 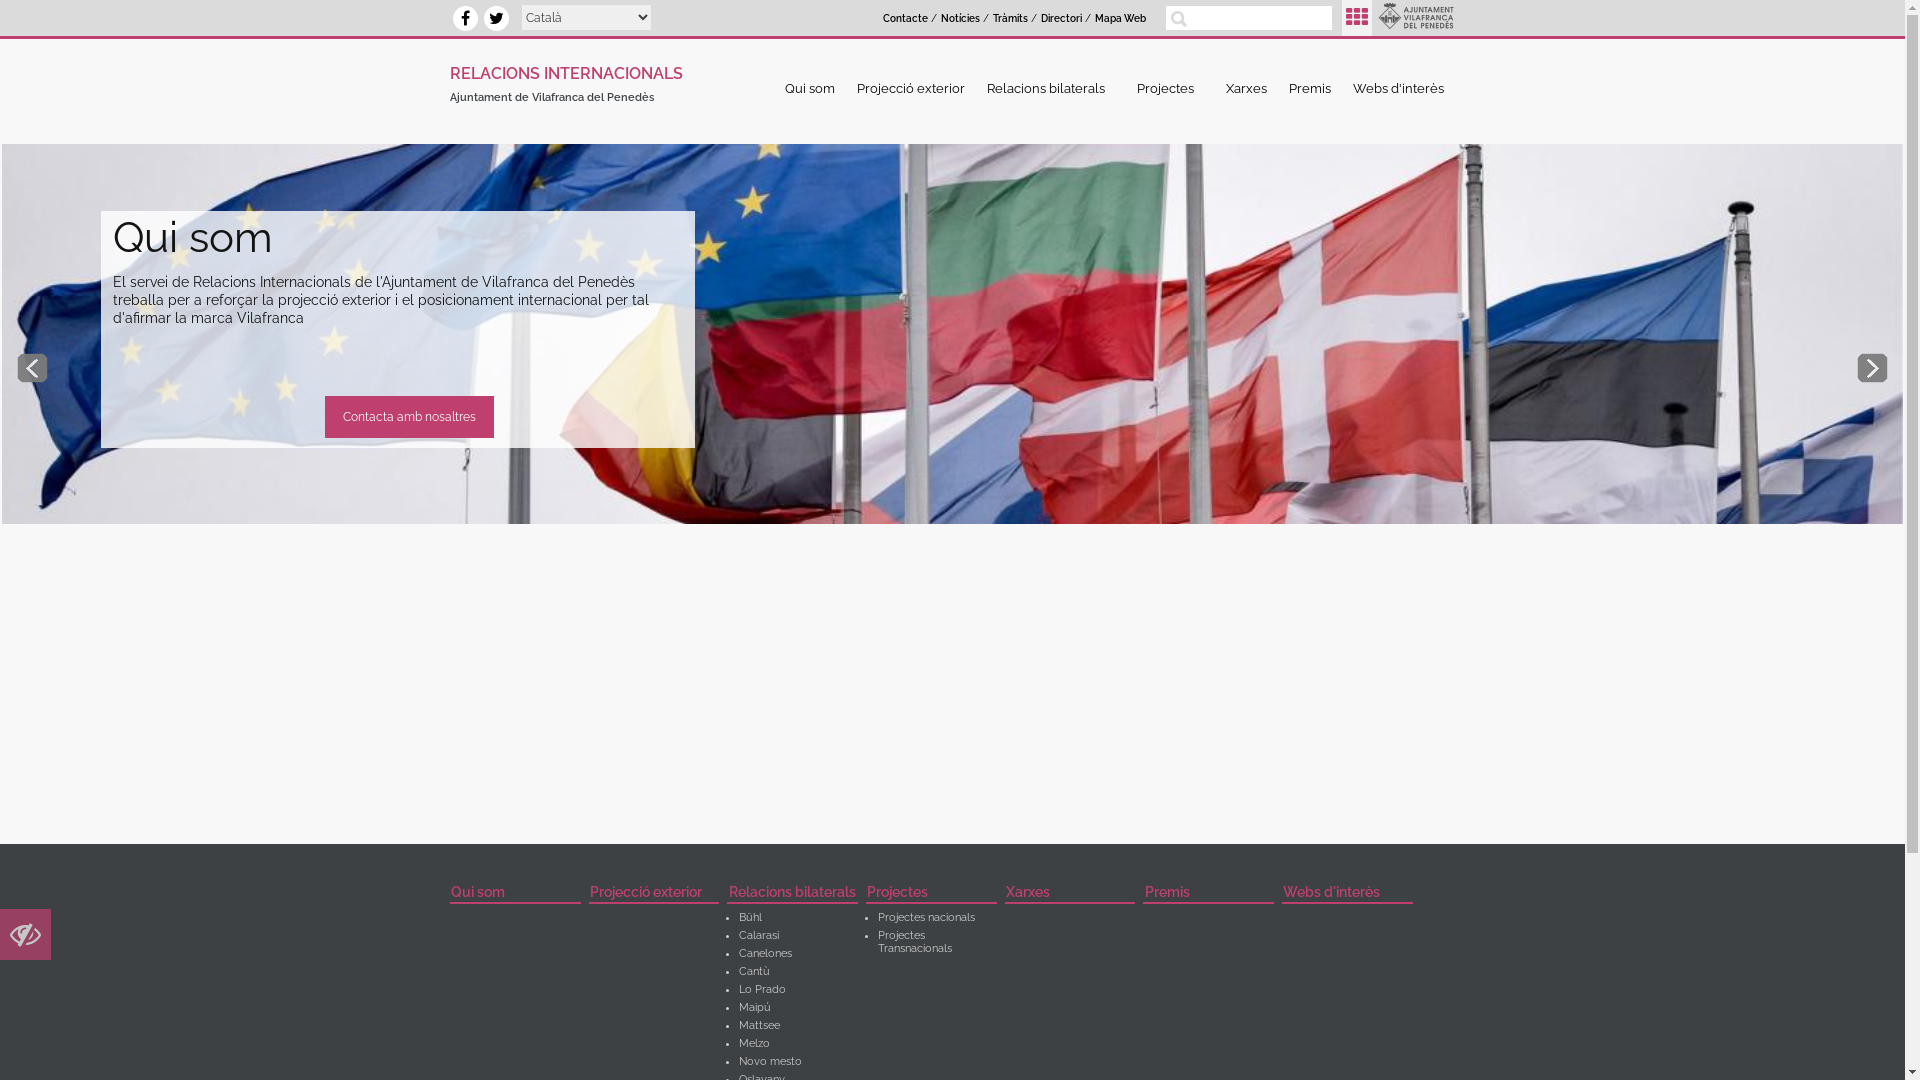 I want to click on 'Qui som', so click(x=810, y=87).